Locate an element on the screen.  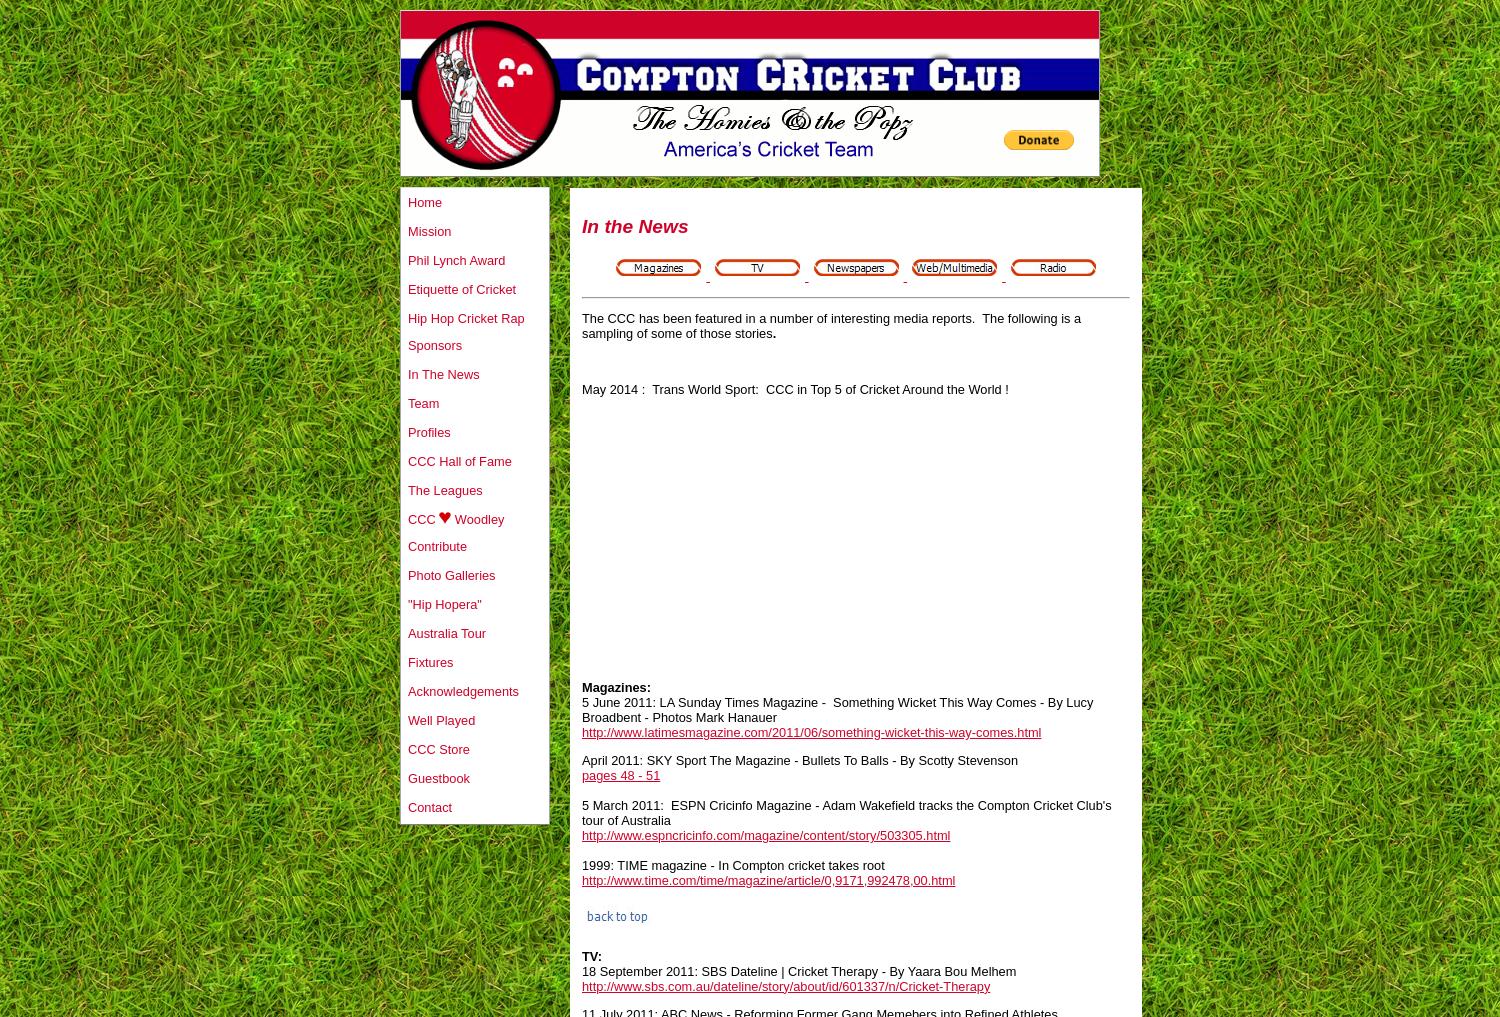
'Contribute' is located at coordinates (437, 546).